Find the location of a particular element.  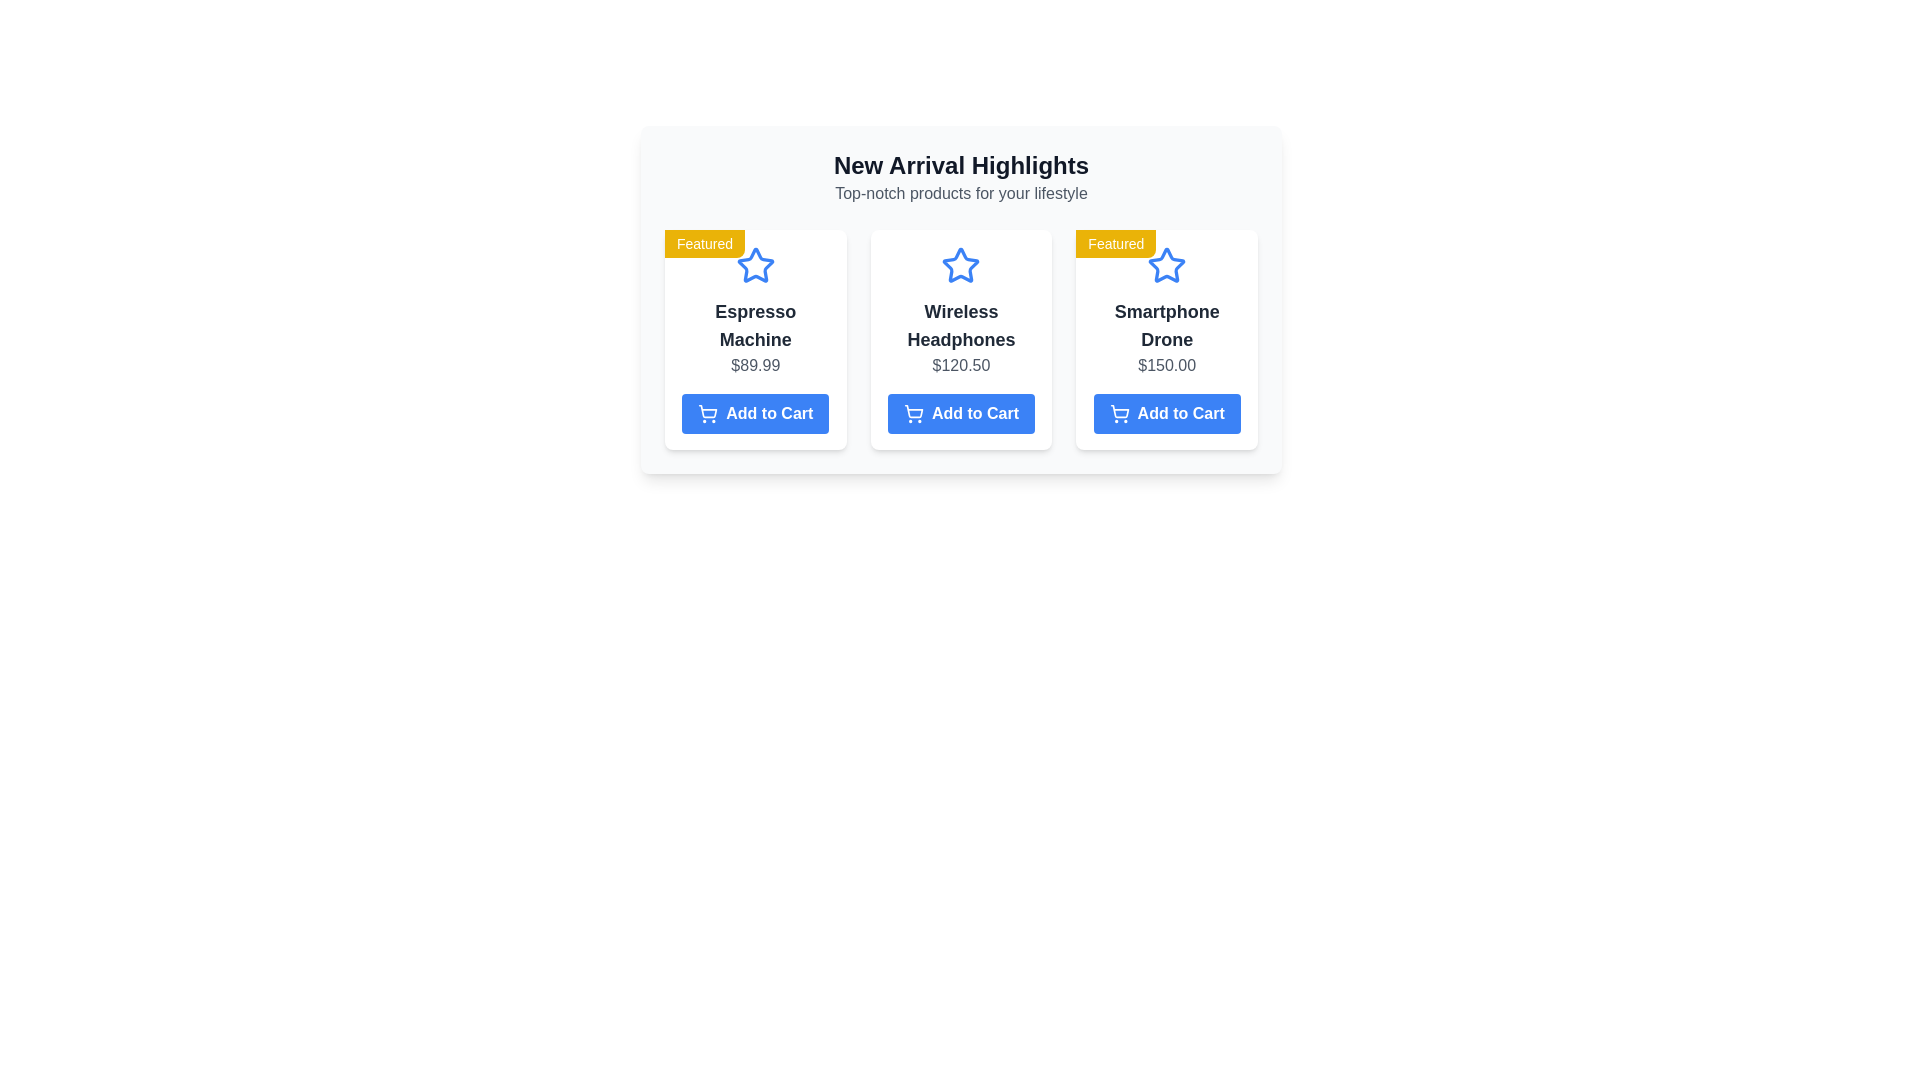

the text label displaying the price '$89.99' located in the first product card, which is below the 'Espresso Machine' text and above the 'Add to Cart' button is located at coordinates (754, 366).